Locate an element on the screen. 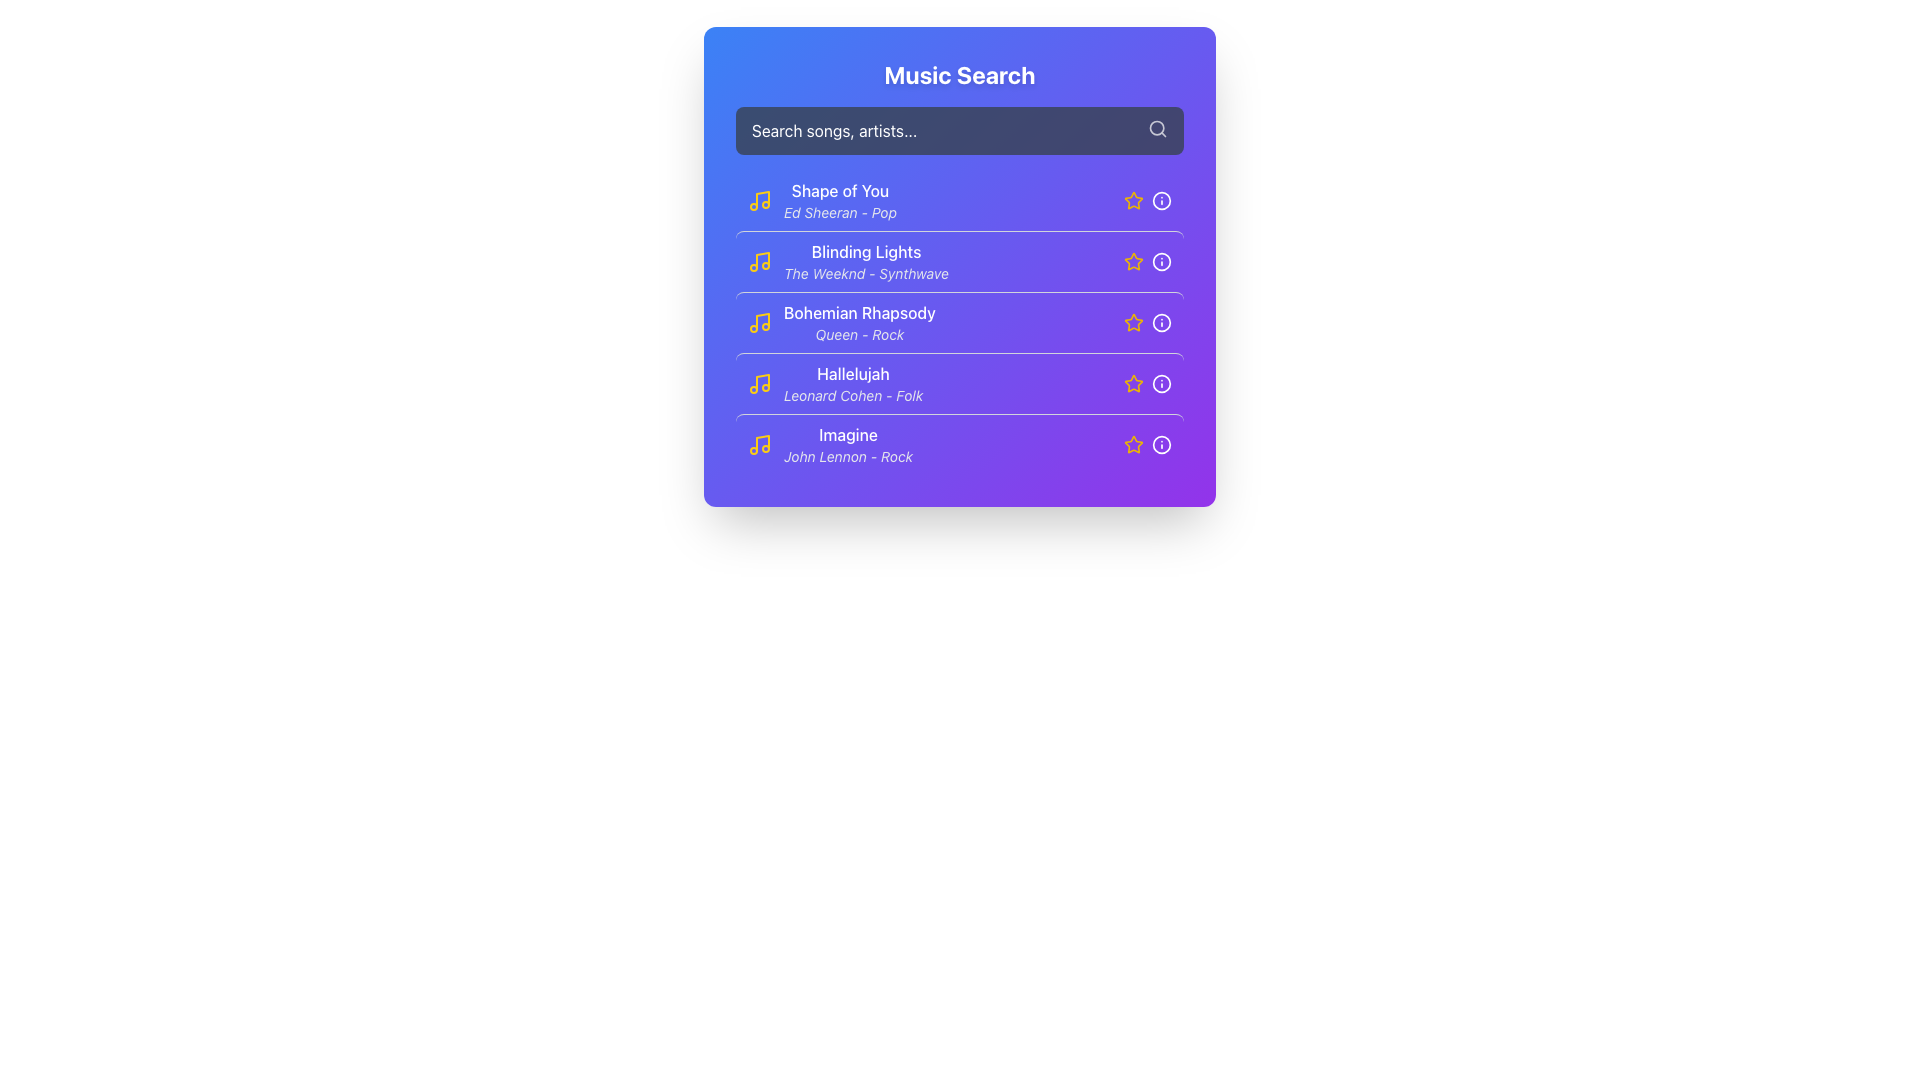 This screenshot has width=1920, height=1080. the yellow music note icon located at the beginning of the 'Imagine' song entry in the music search interface is located at coordinates (758, 443).